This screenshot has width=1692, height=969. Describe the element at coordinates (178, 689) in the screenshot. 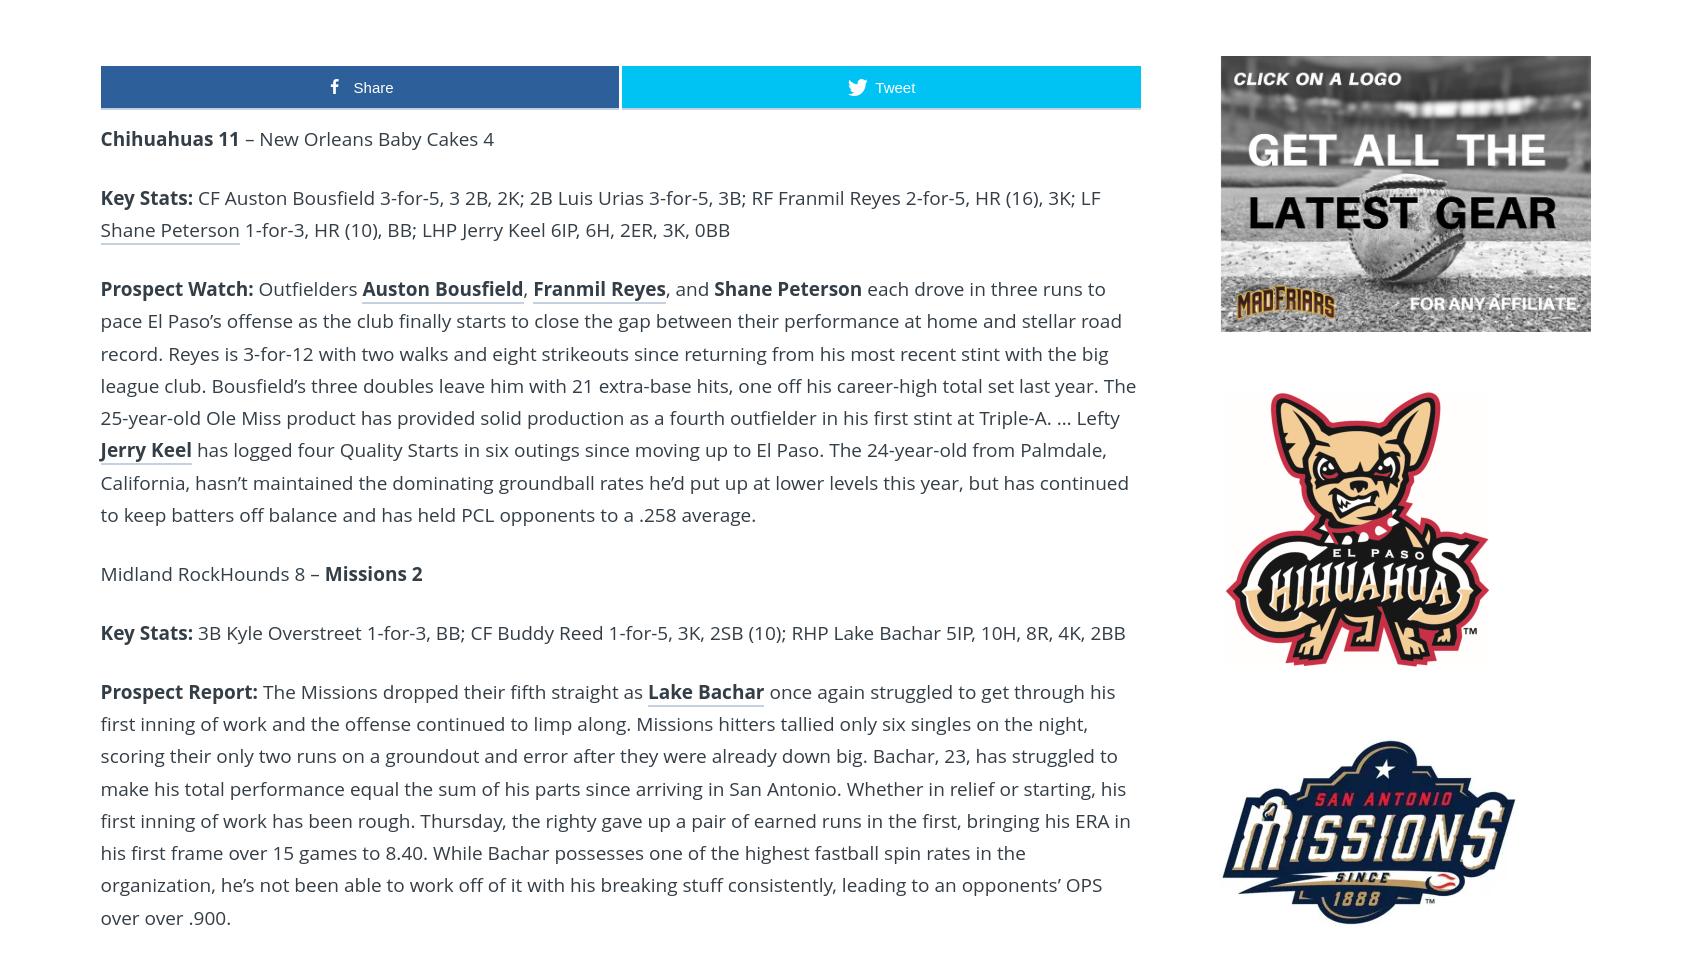

I see `'Prospect Report:'` at that location.